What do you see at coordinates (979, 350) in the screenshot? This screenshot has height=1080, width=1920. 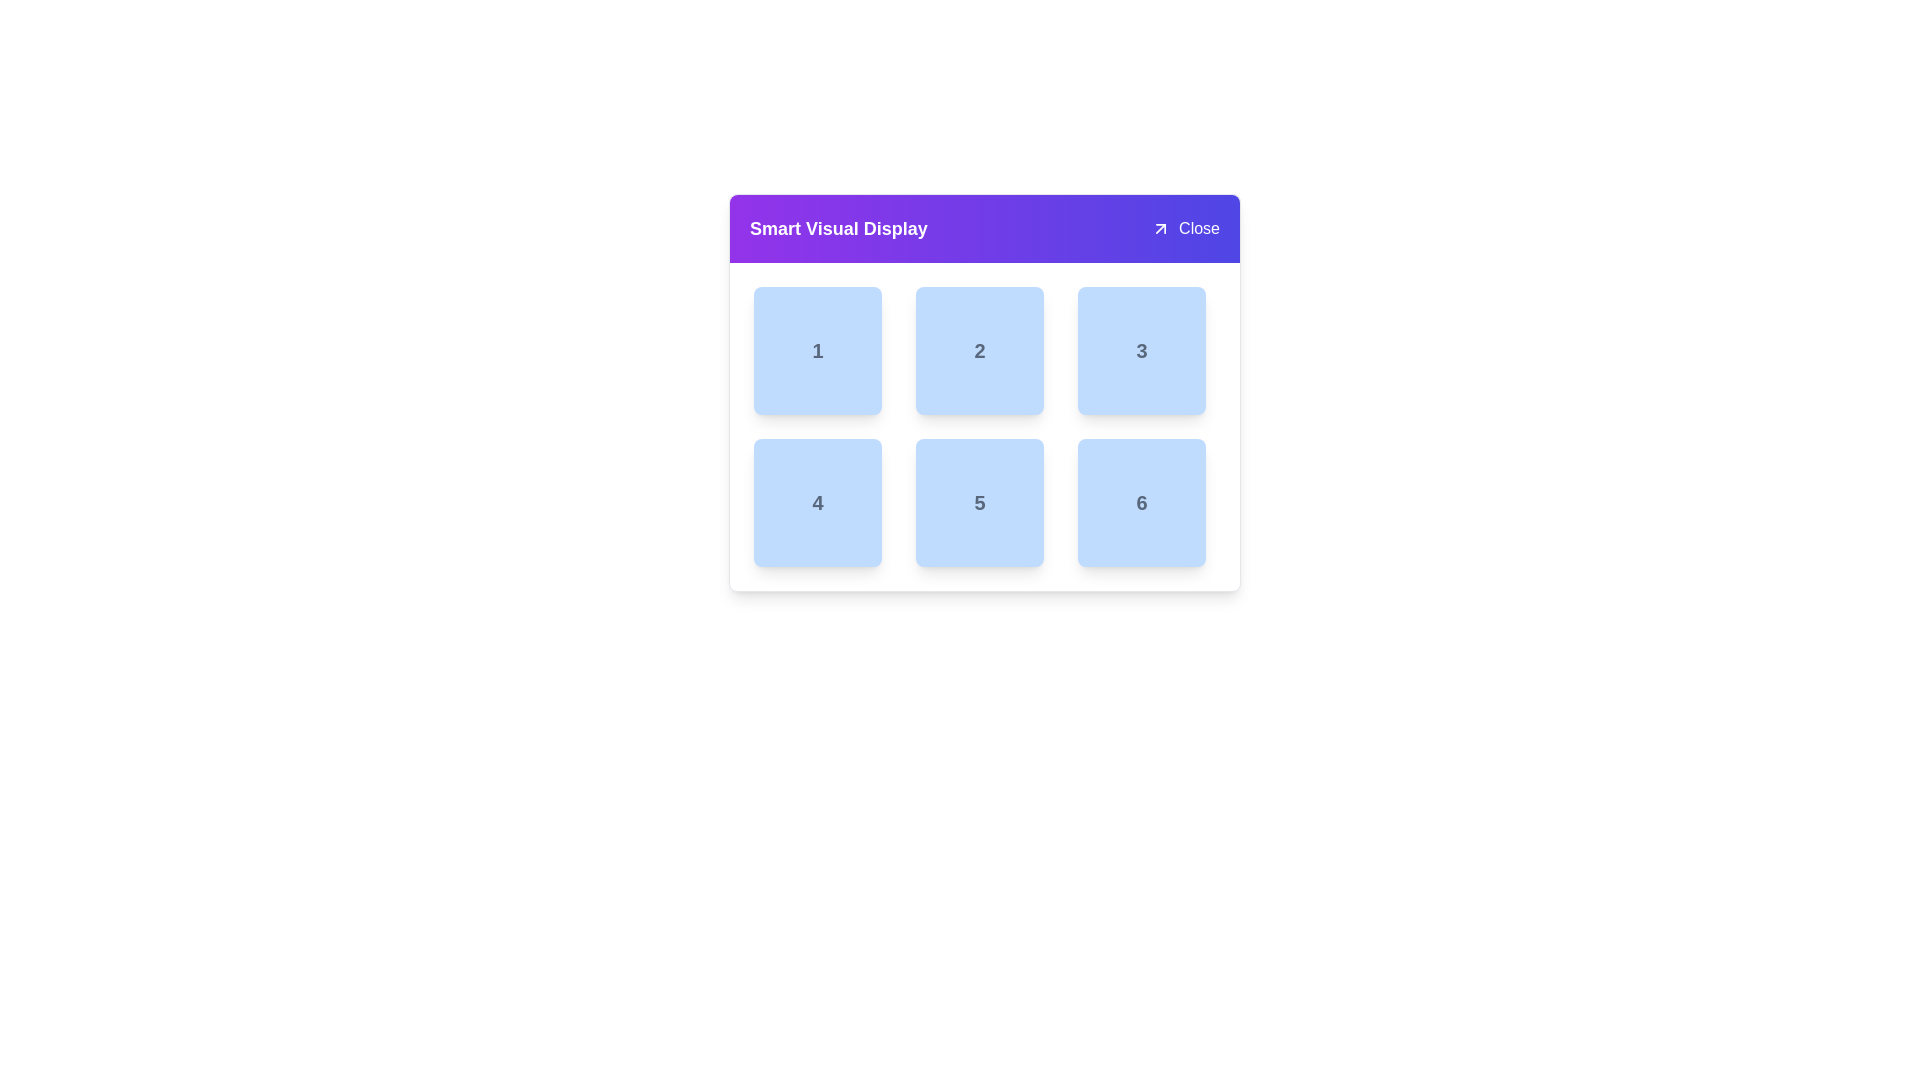 I see `the light blue square box displaying the number '2', which is the second item in the first row of a 3-column grid layout` at bounding box center [979, 350].